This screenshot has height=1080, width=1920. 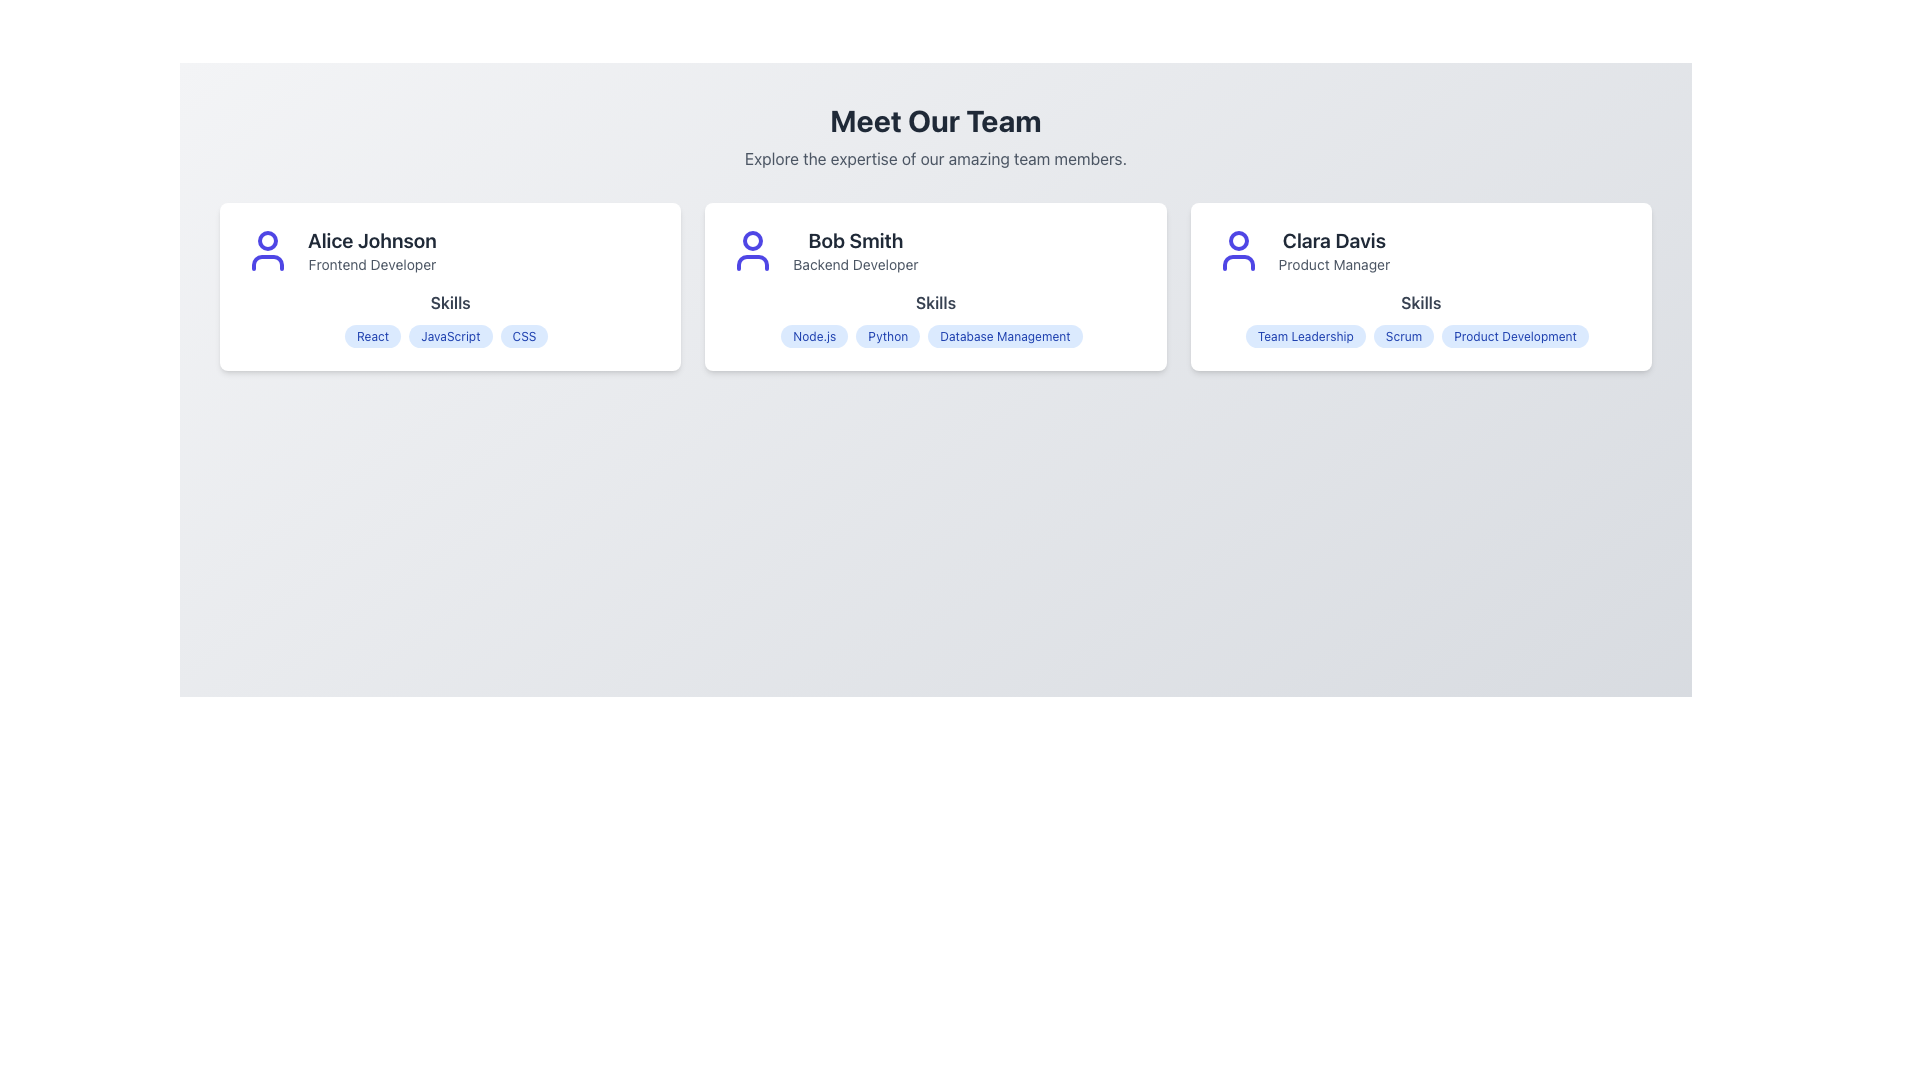 What do you see at coordinates (1420, 334) in the screenshot?
I see `the 'Scrum' skill label, which is the second badge in the 'Skills' section of Clara Davis' profile card on the right side of the interface` at bounding box center [1420, 334].